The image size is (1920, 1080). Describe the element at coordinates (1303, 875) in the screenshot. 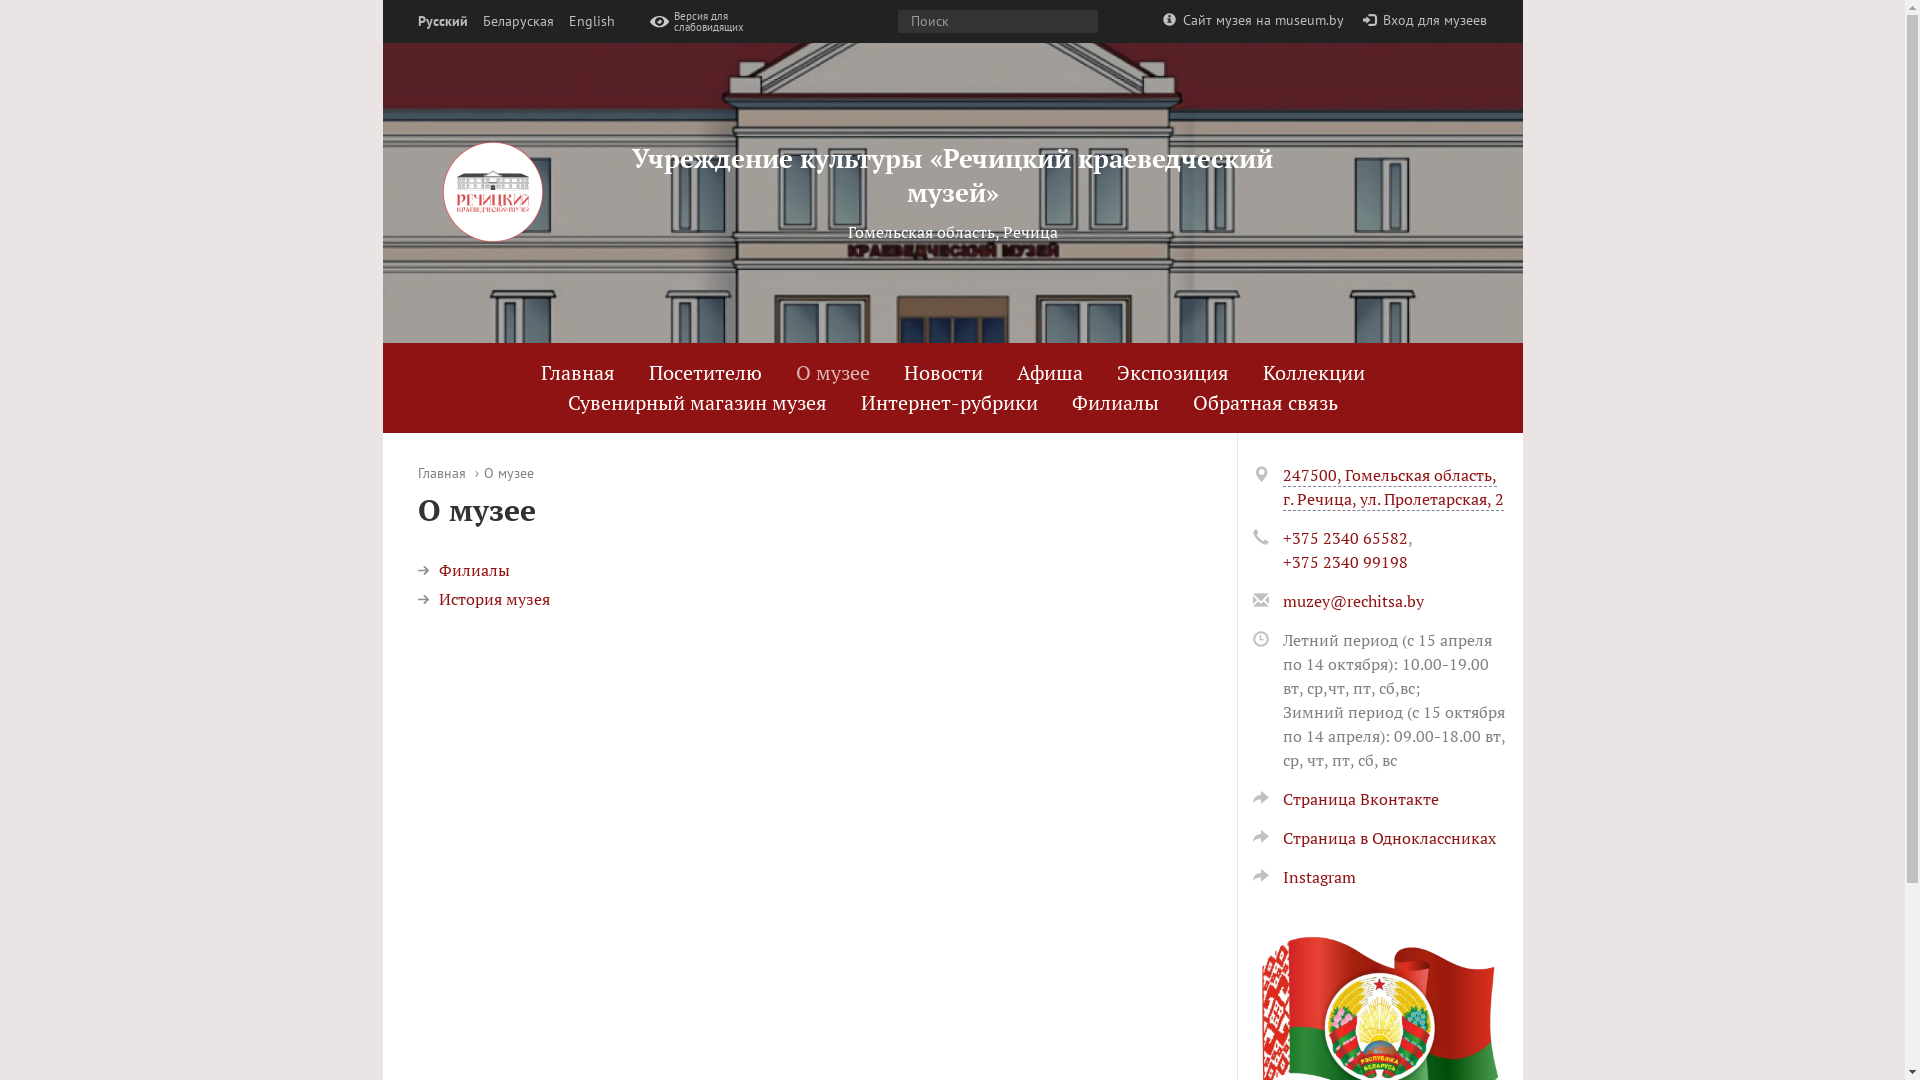

I see `'Instagram'` at that location.